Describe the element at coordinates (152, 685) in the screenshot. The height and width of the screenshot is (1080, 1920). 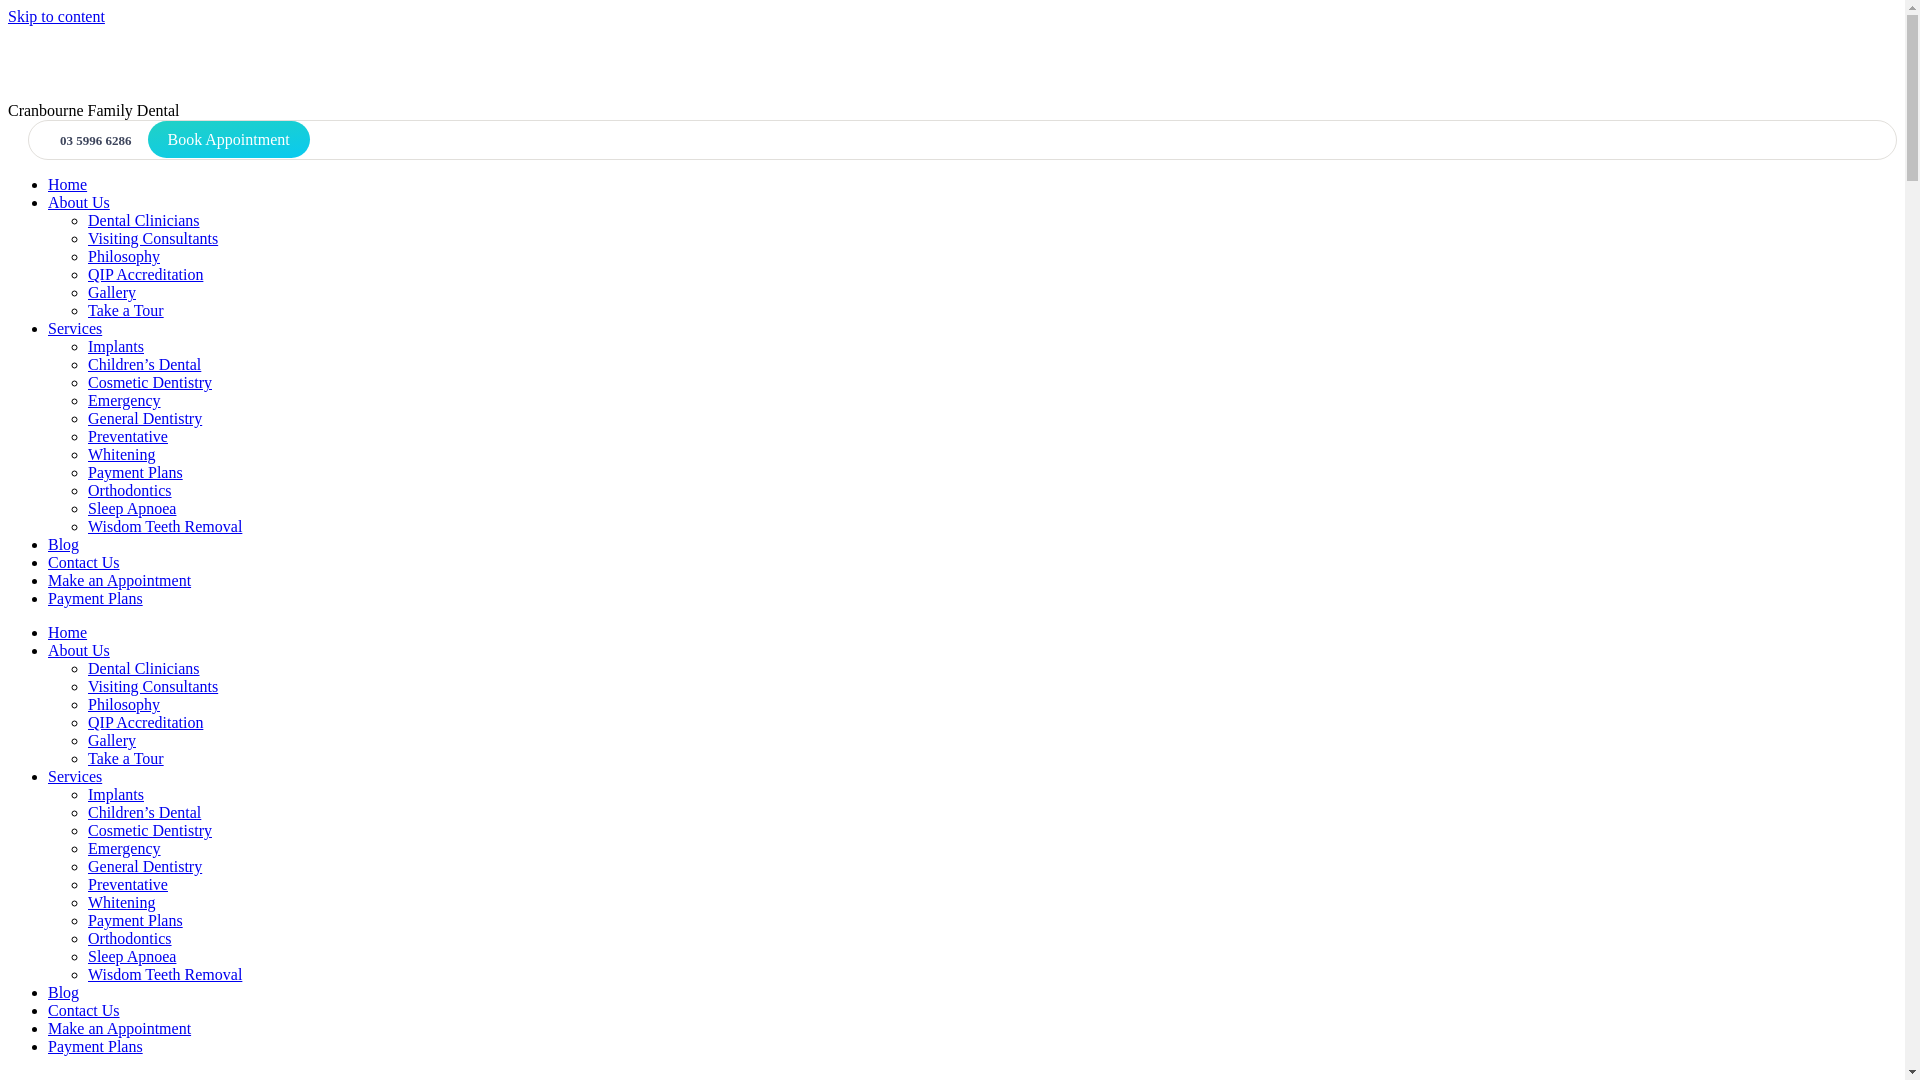
I see `'Visiting Consultants'` at that location.